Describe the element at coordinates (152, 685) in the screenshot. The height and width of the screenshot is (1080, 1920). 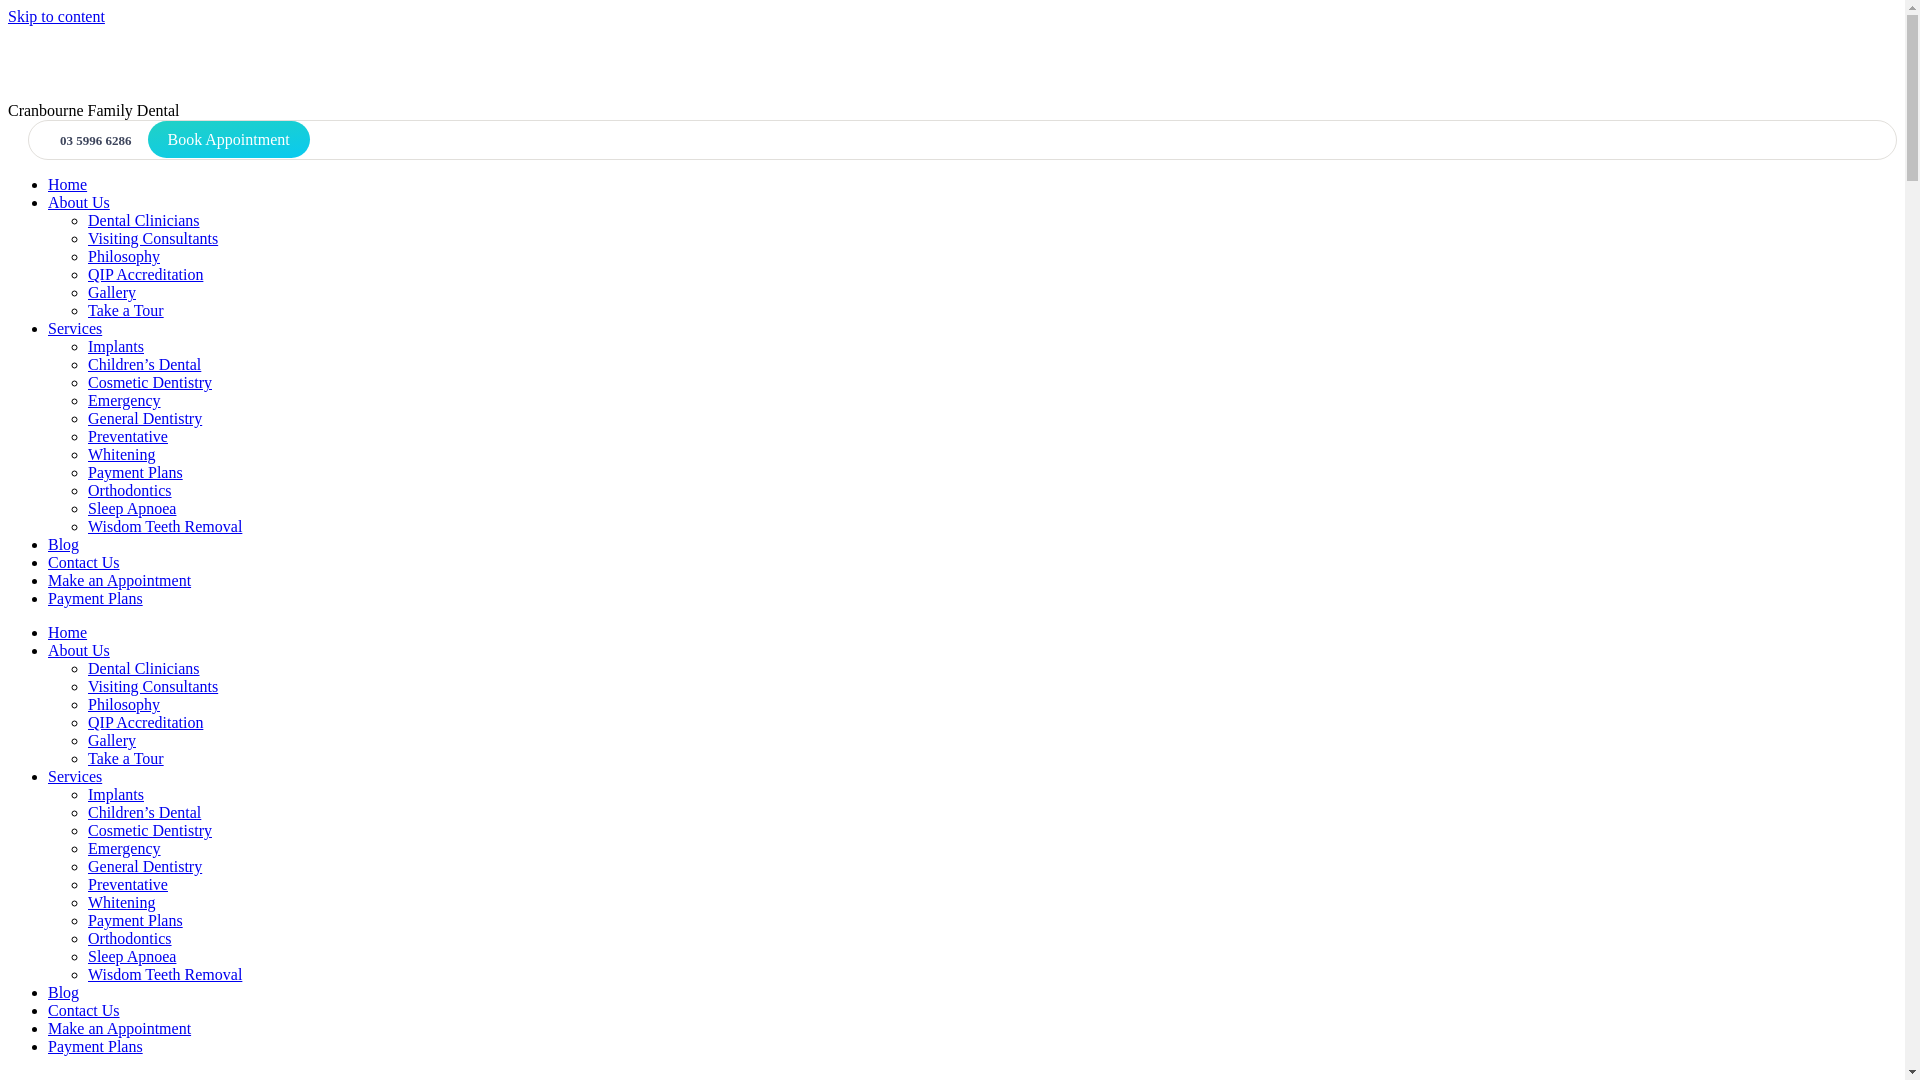
I see `'Visiting Consultants'` at that location.